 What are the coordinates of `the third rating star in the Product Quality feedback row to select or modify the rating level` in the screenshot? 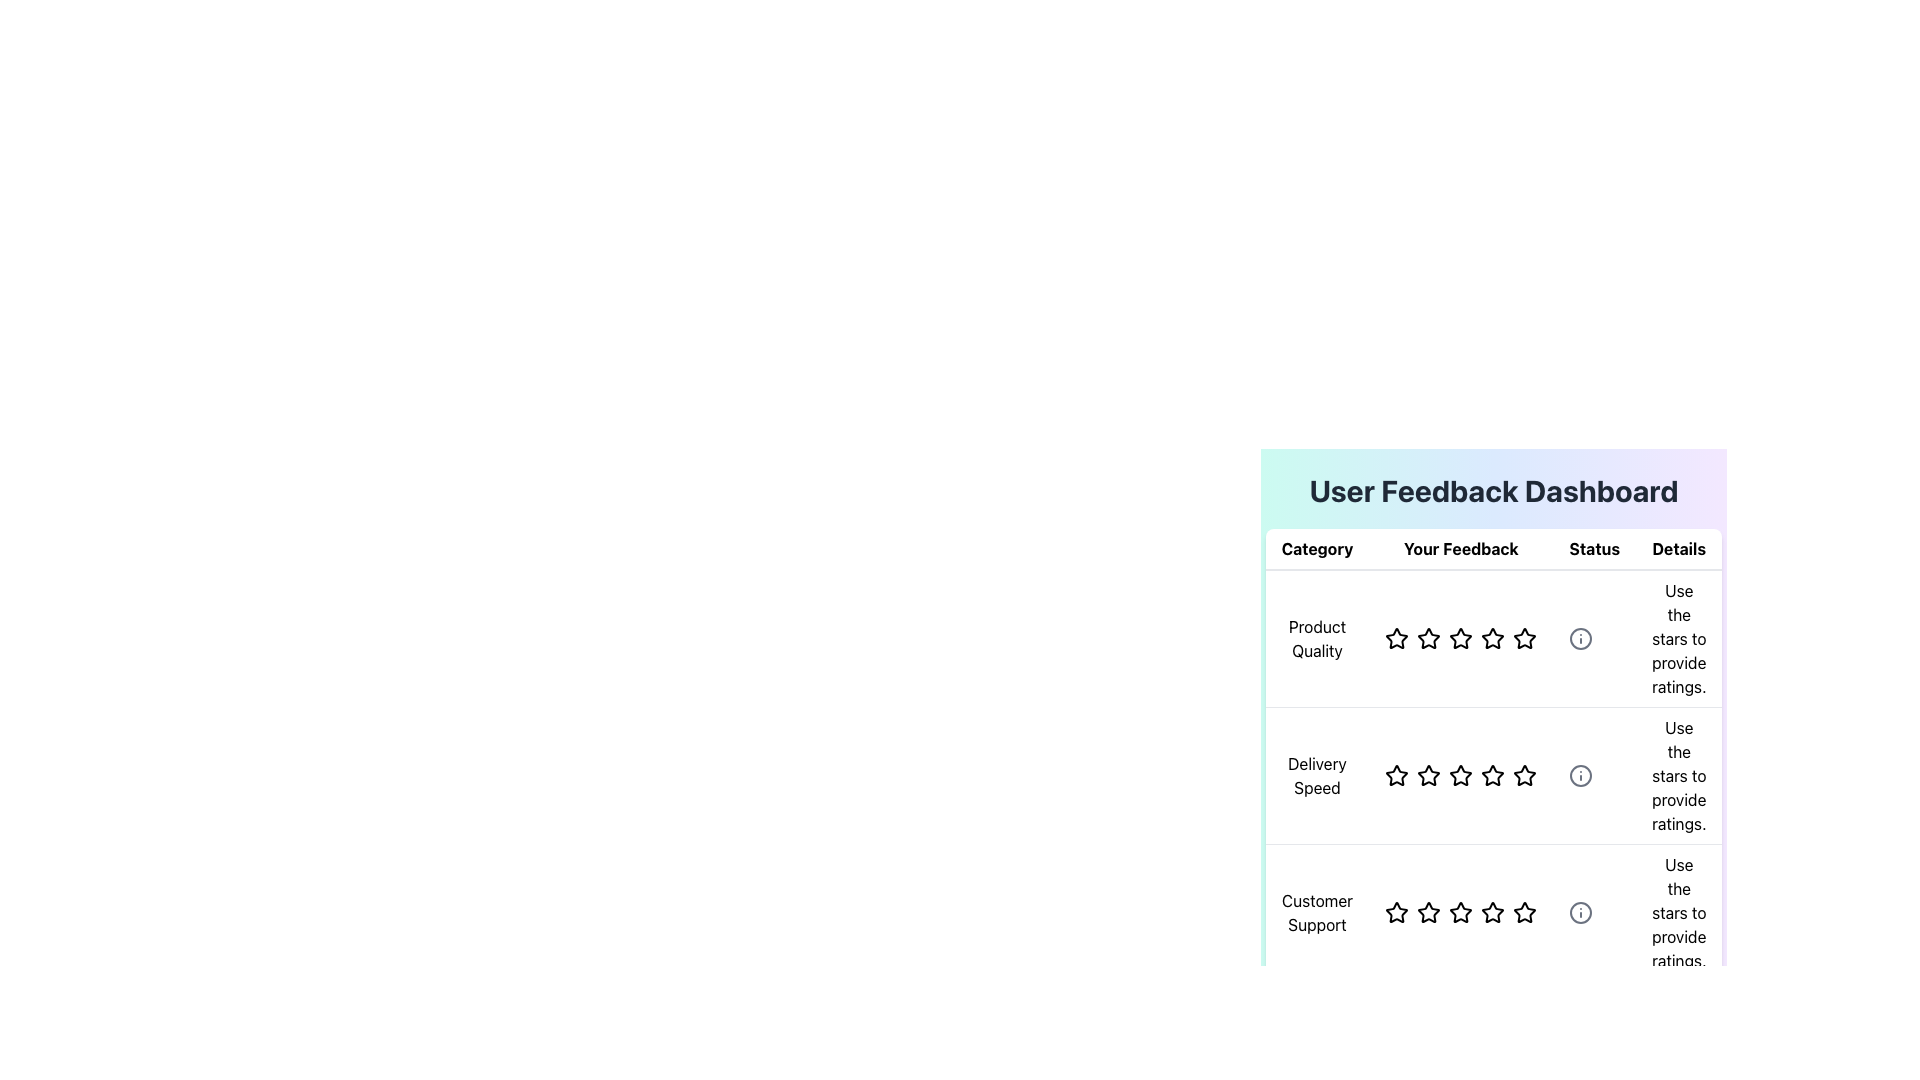 It's located at (1461, 639).